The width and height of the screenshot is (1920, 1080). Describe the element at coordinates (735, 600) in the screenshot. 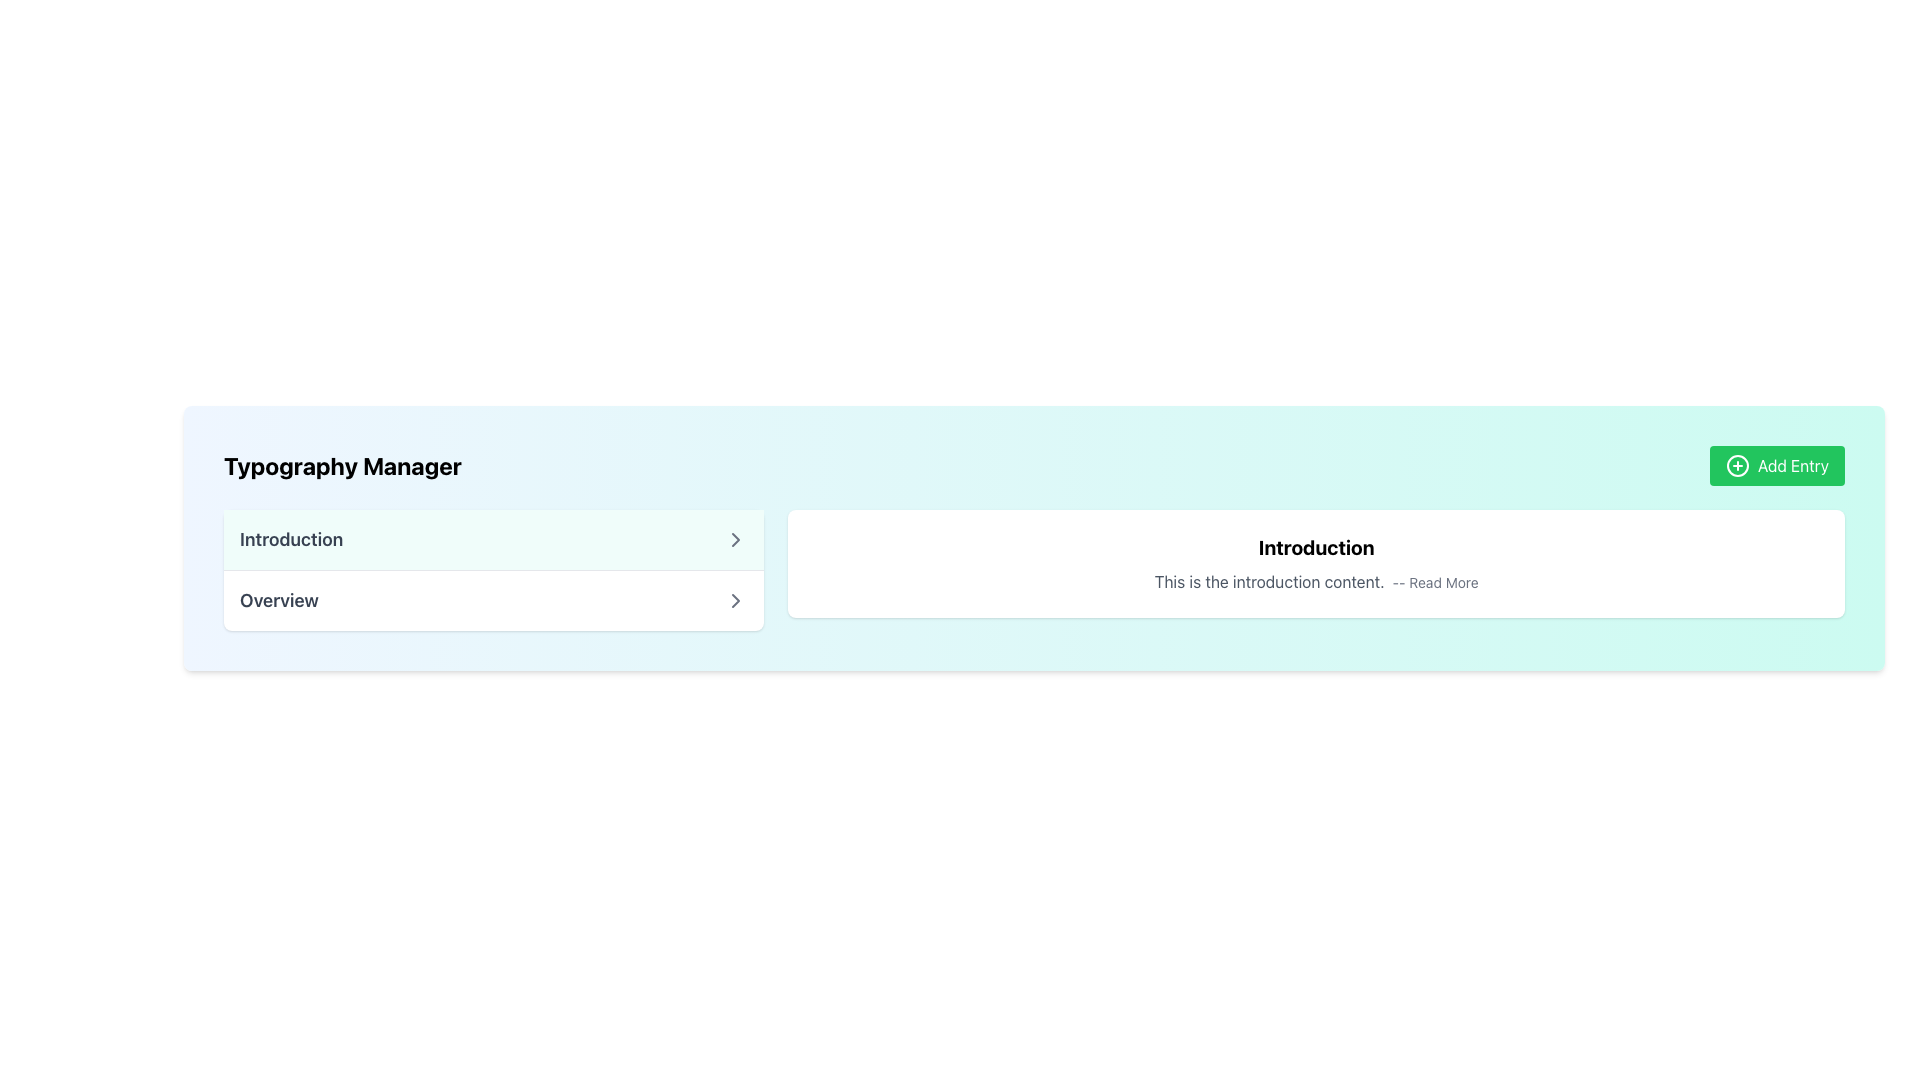

I see `the second chevron icon in the navigation list under the 'Typography Manager' heading, which serves as a navigation indicator for the 'Overview' list item` at that location.